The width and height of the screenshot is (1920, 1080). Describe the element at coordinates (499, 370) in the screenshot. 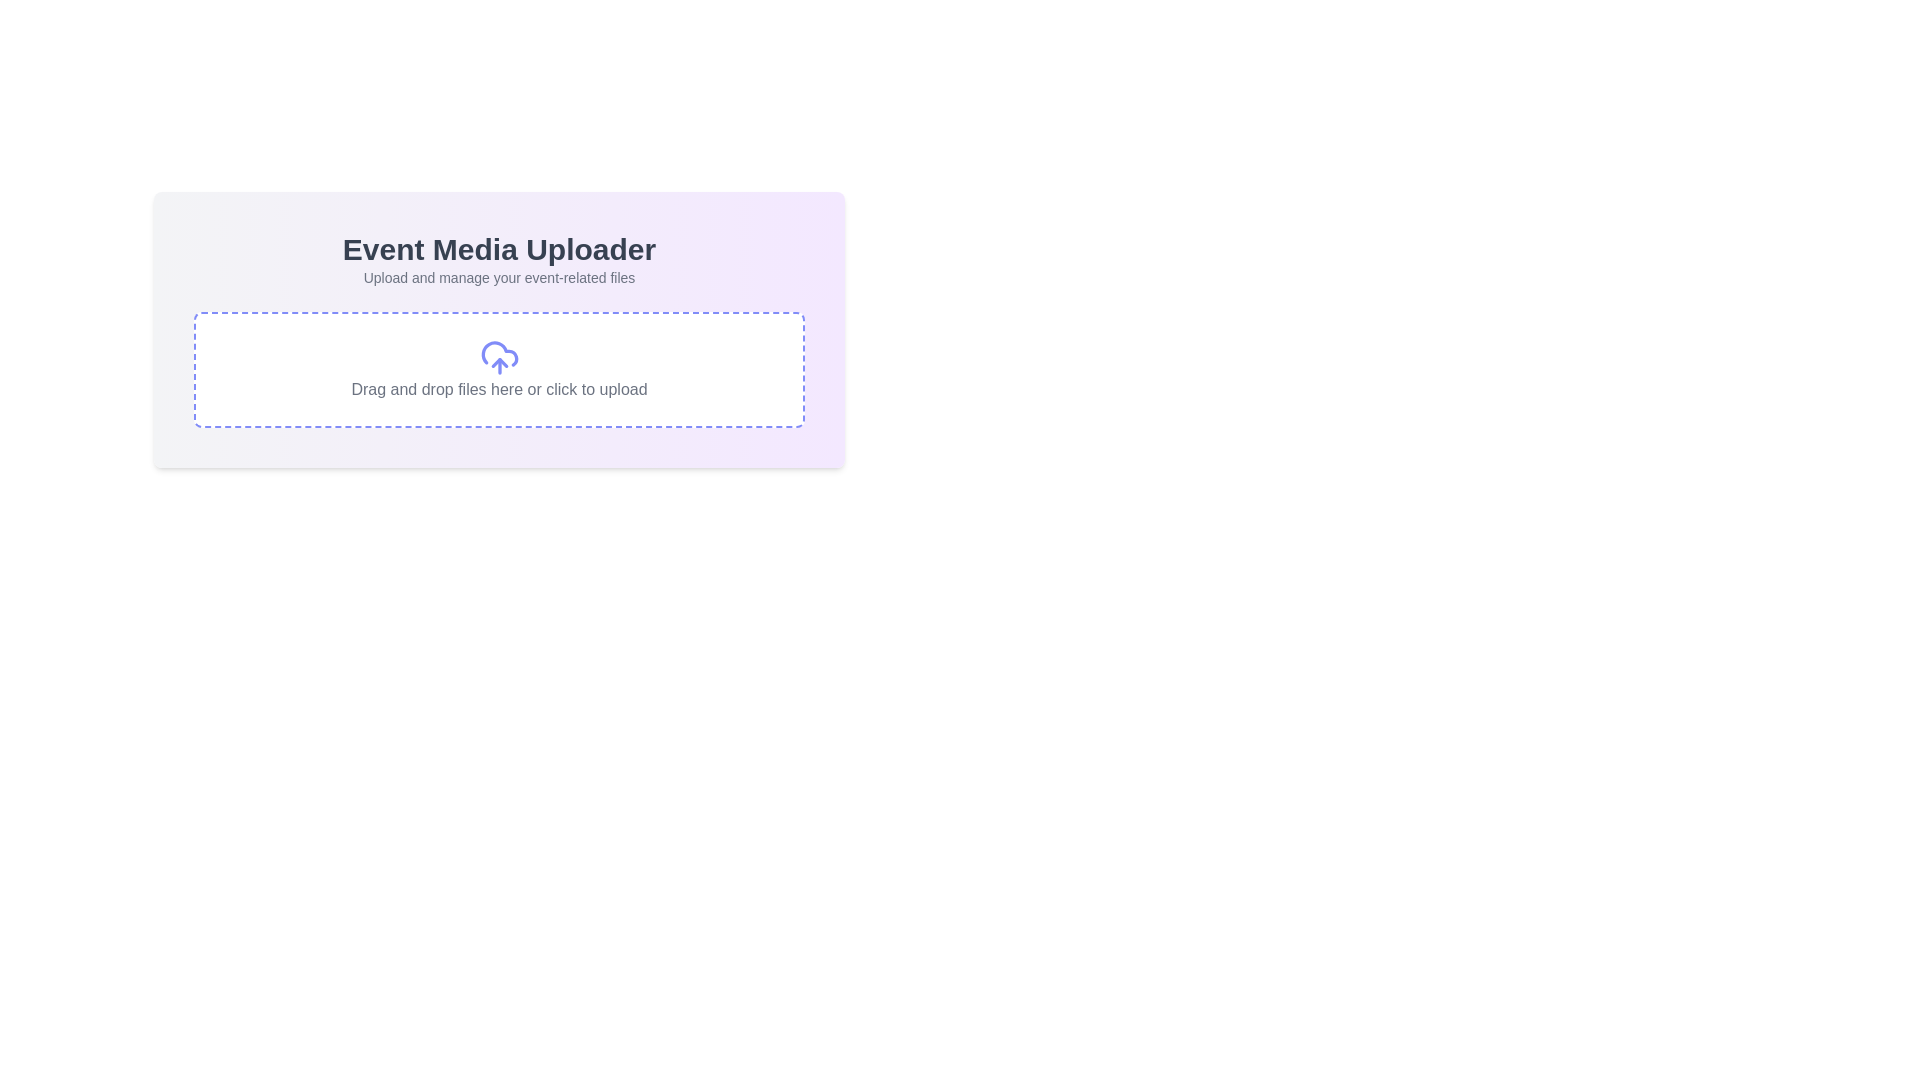

I see `the file upload interface component, which is a rectangular section with a dashed purple border, a cloud upload icon, and the text 'Drag and drop files here or click to upload'` at that location.